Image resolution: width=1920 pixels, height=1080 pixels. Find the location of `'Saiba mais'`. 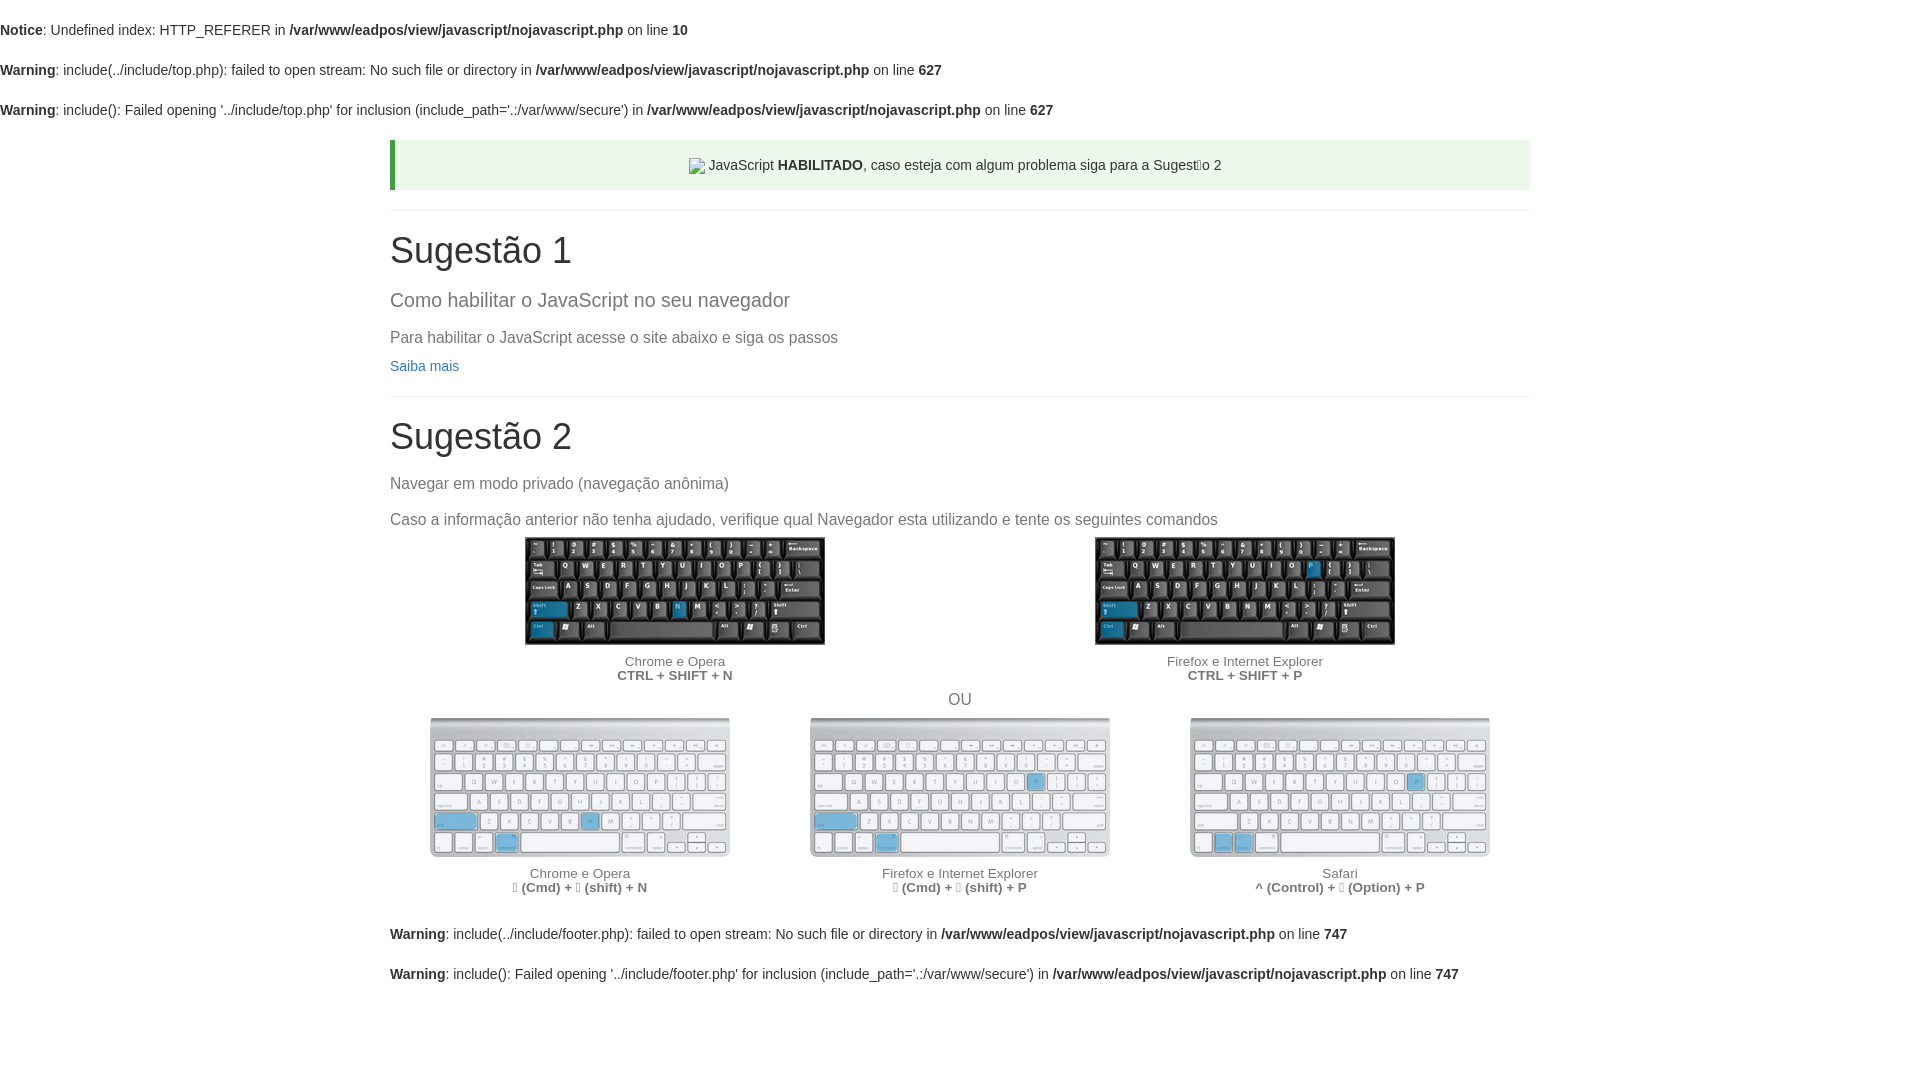

'Saiba mais' is located at coordinates (423, 366).